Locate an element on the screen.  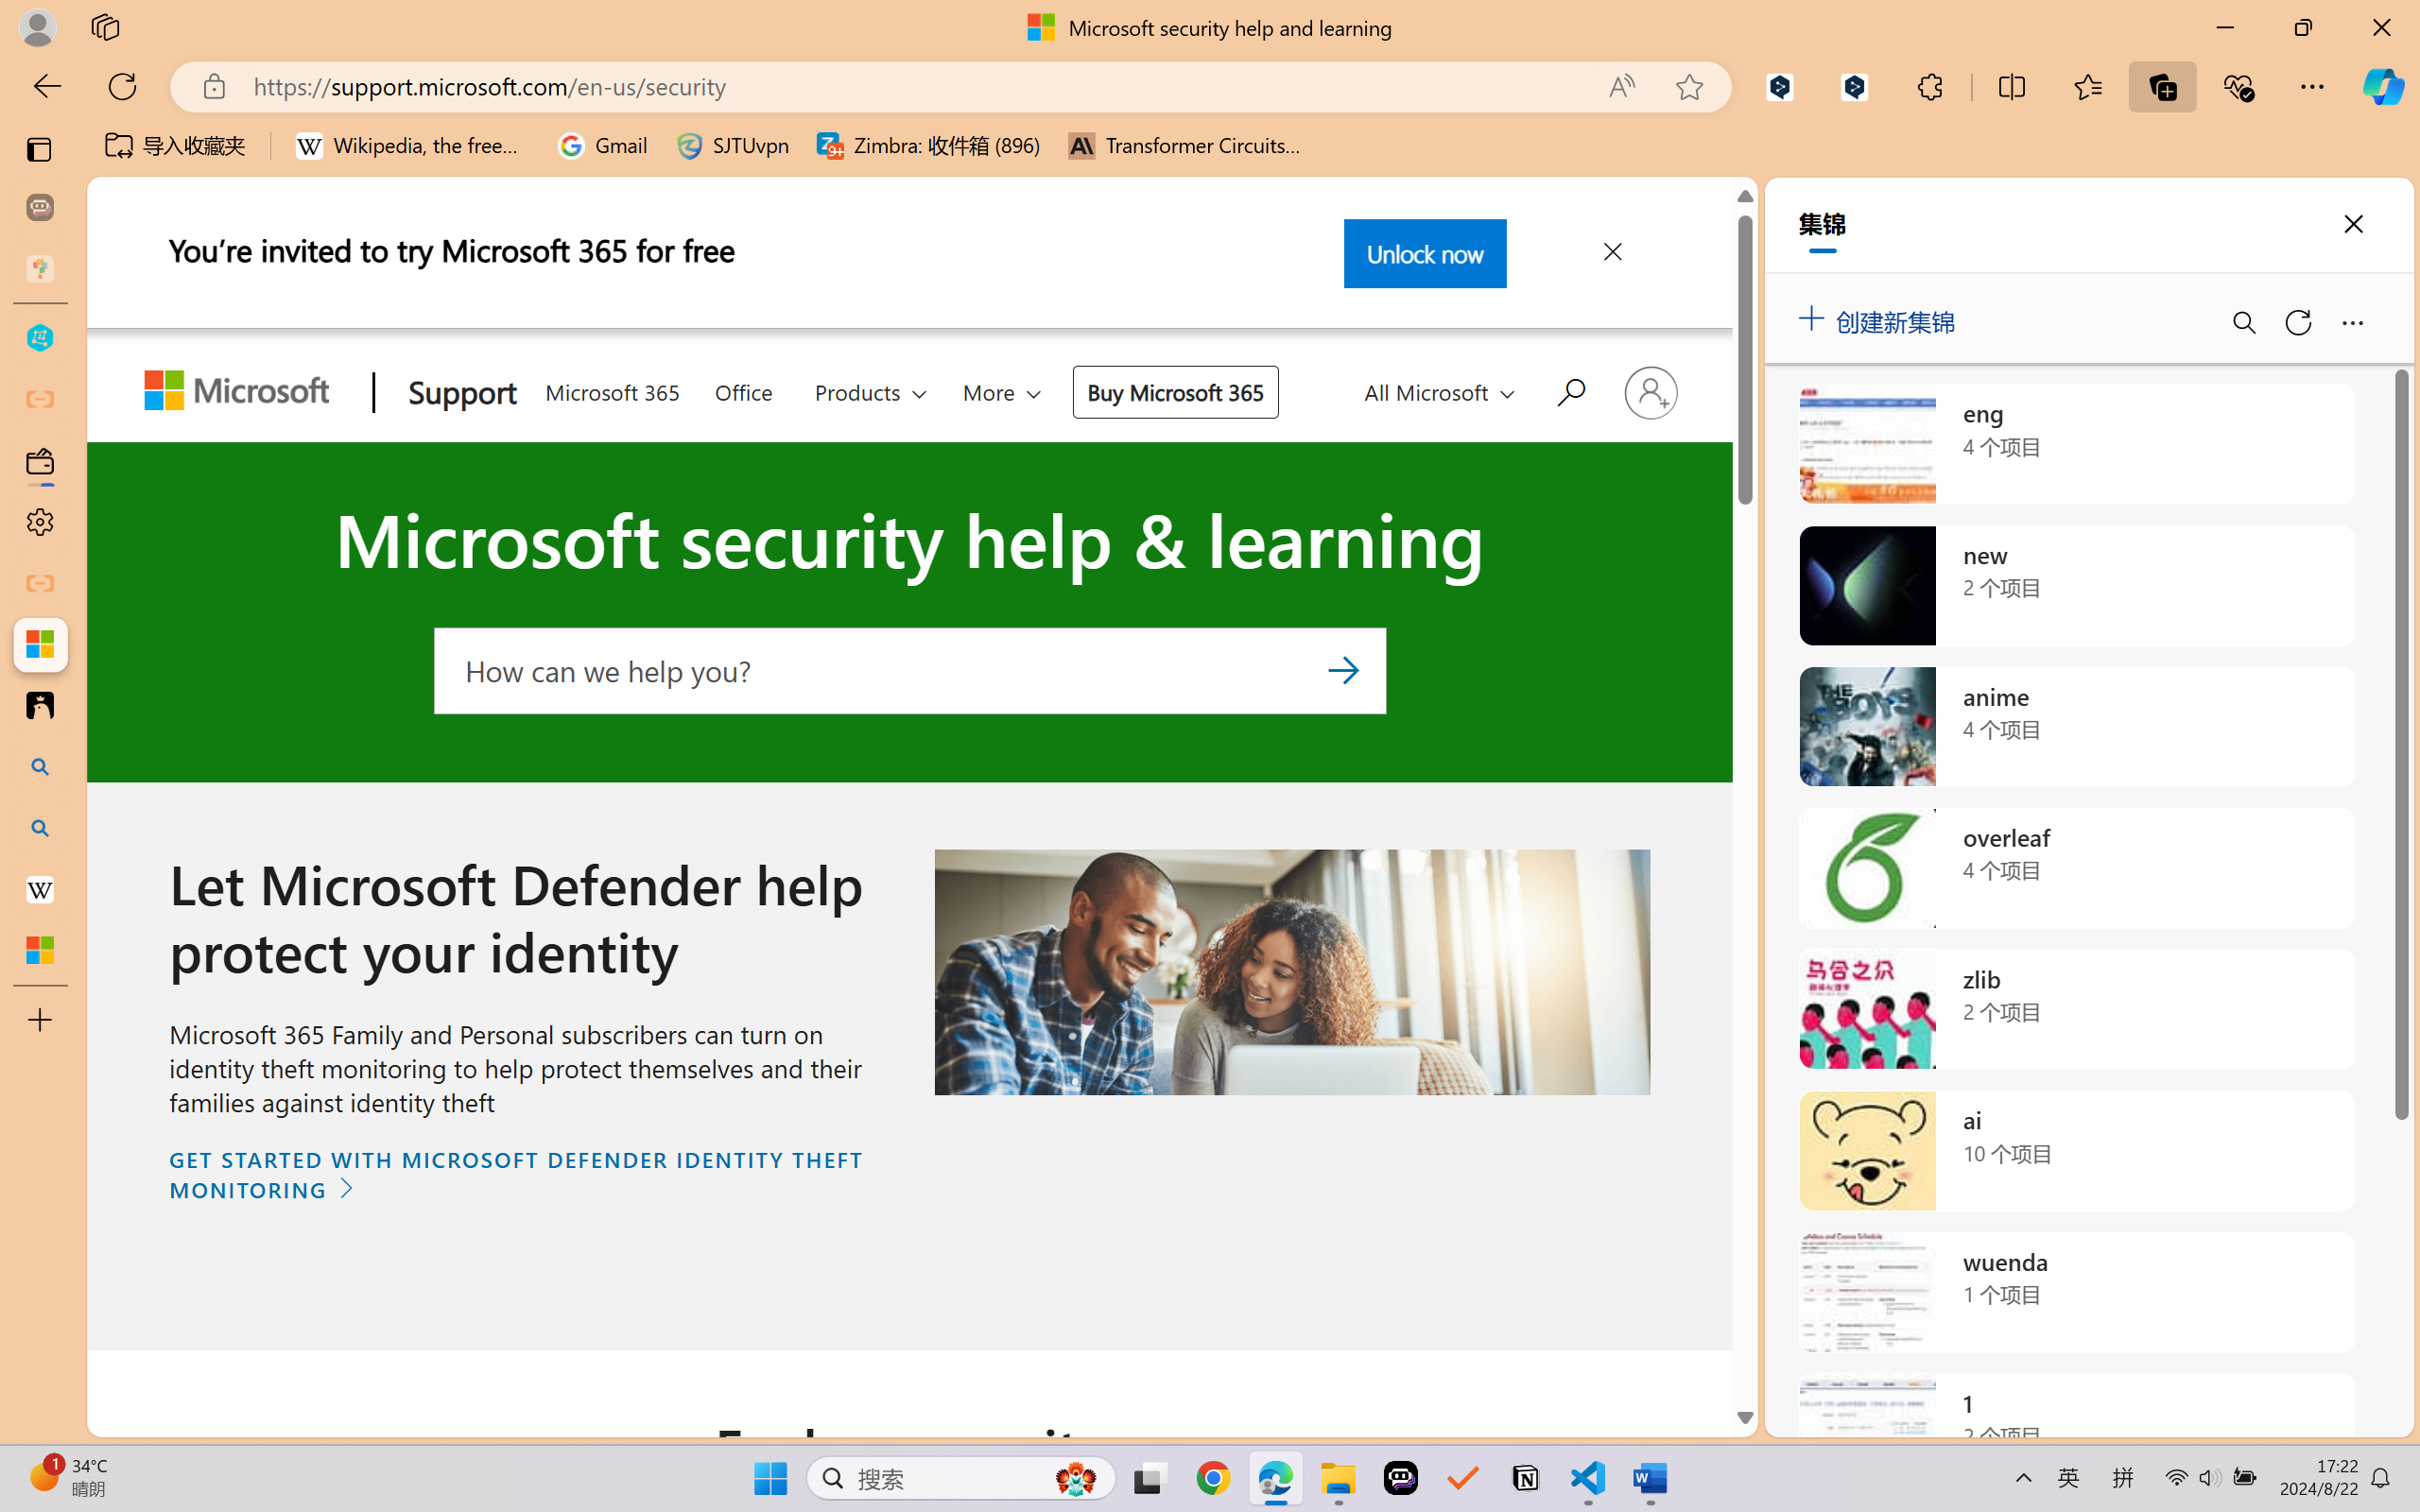
'Microsoft 365' is located at coordinates (611, 388).